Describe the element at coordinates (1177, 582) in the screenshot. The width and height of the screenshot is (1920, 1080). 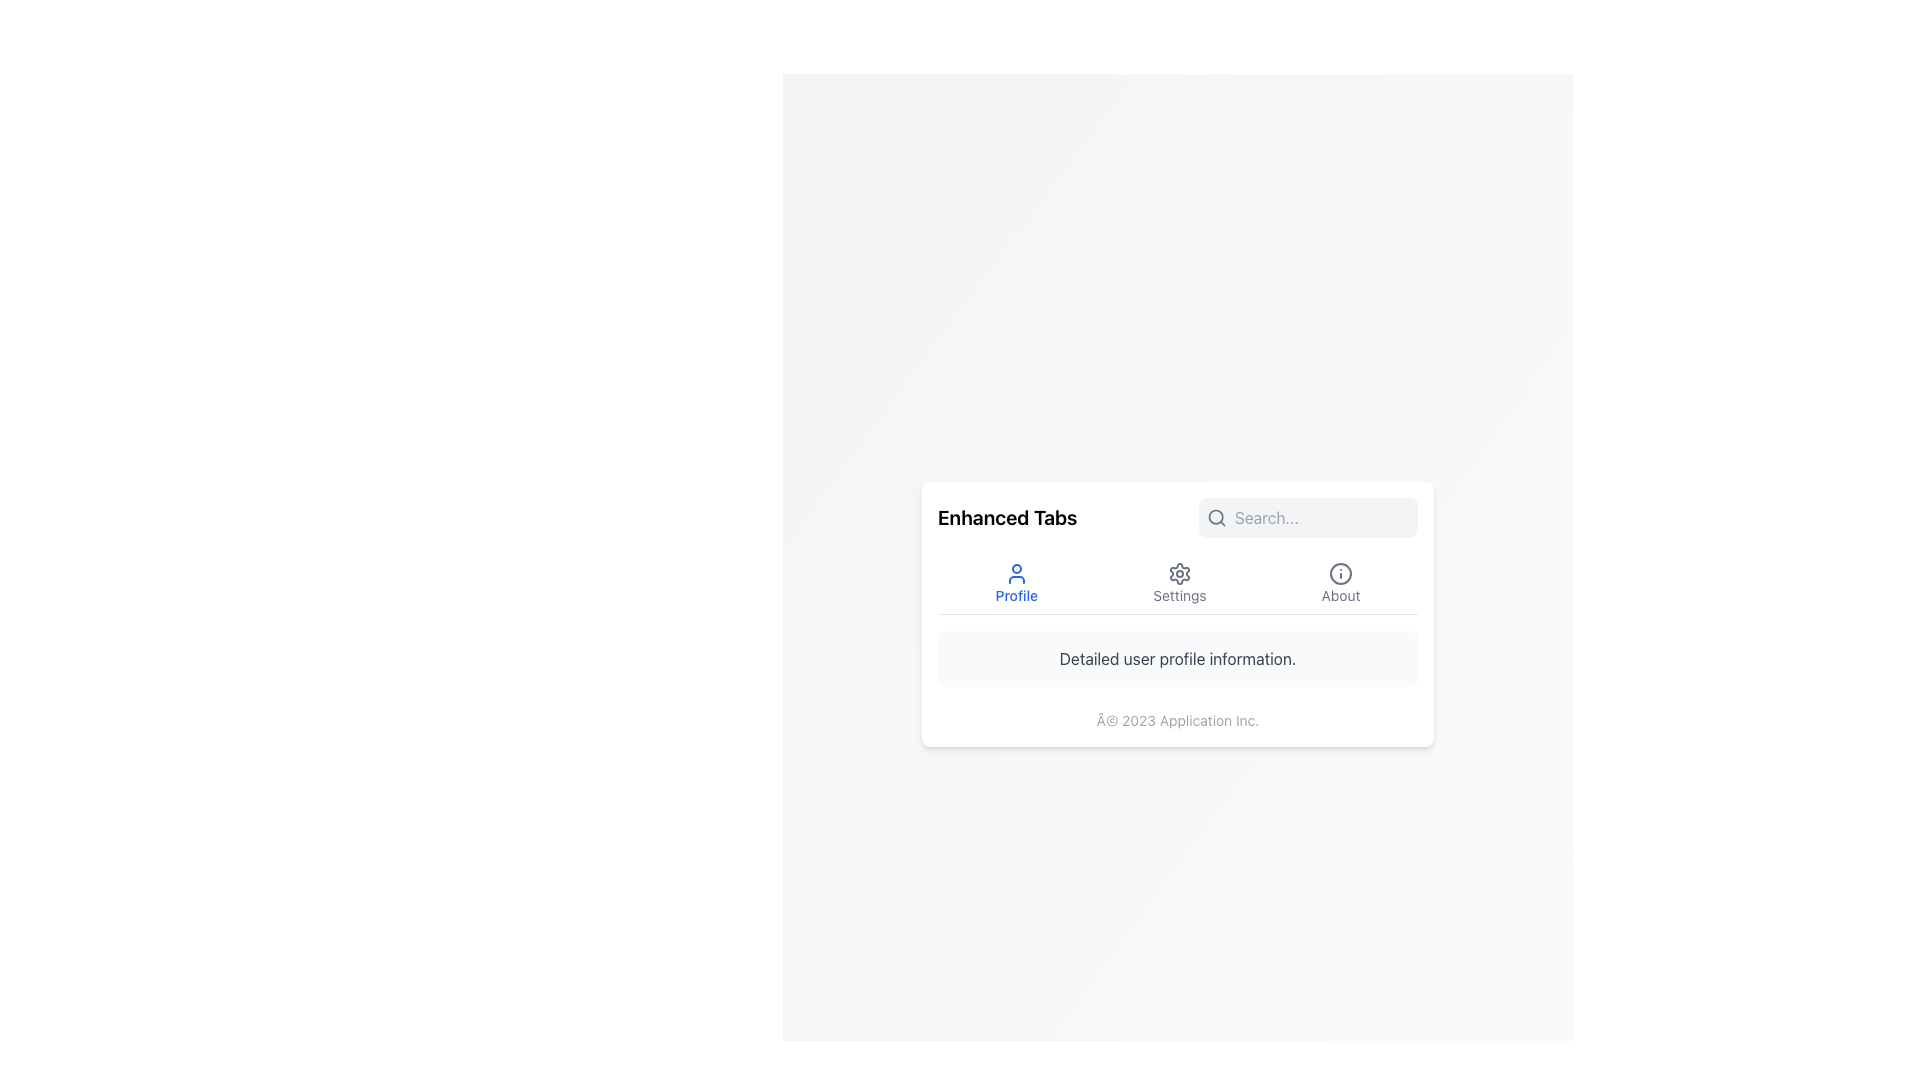
I see `the 'Settings' navigation button located in the central area of the interface` at that location.